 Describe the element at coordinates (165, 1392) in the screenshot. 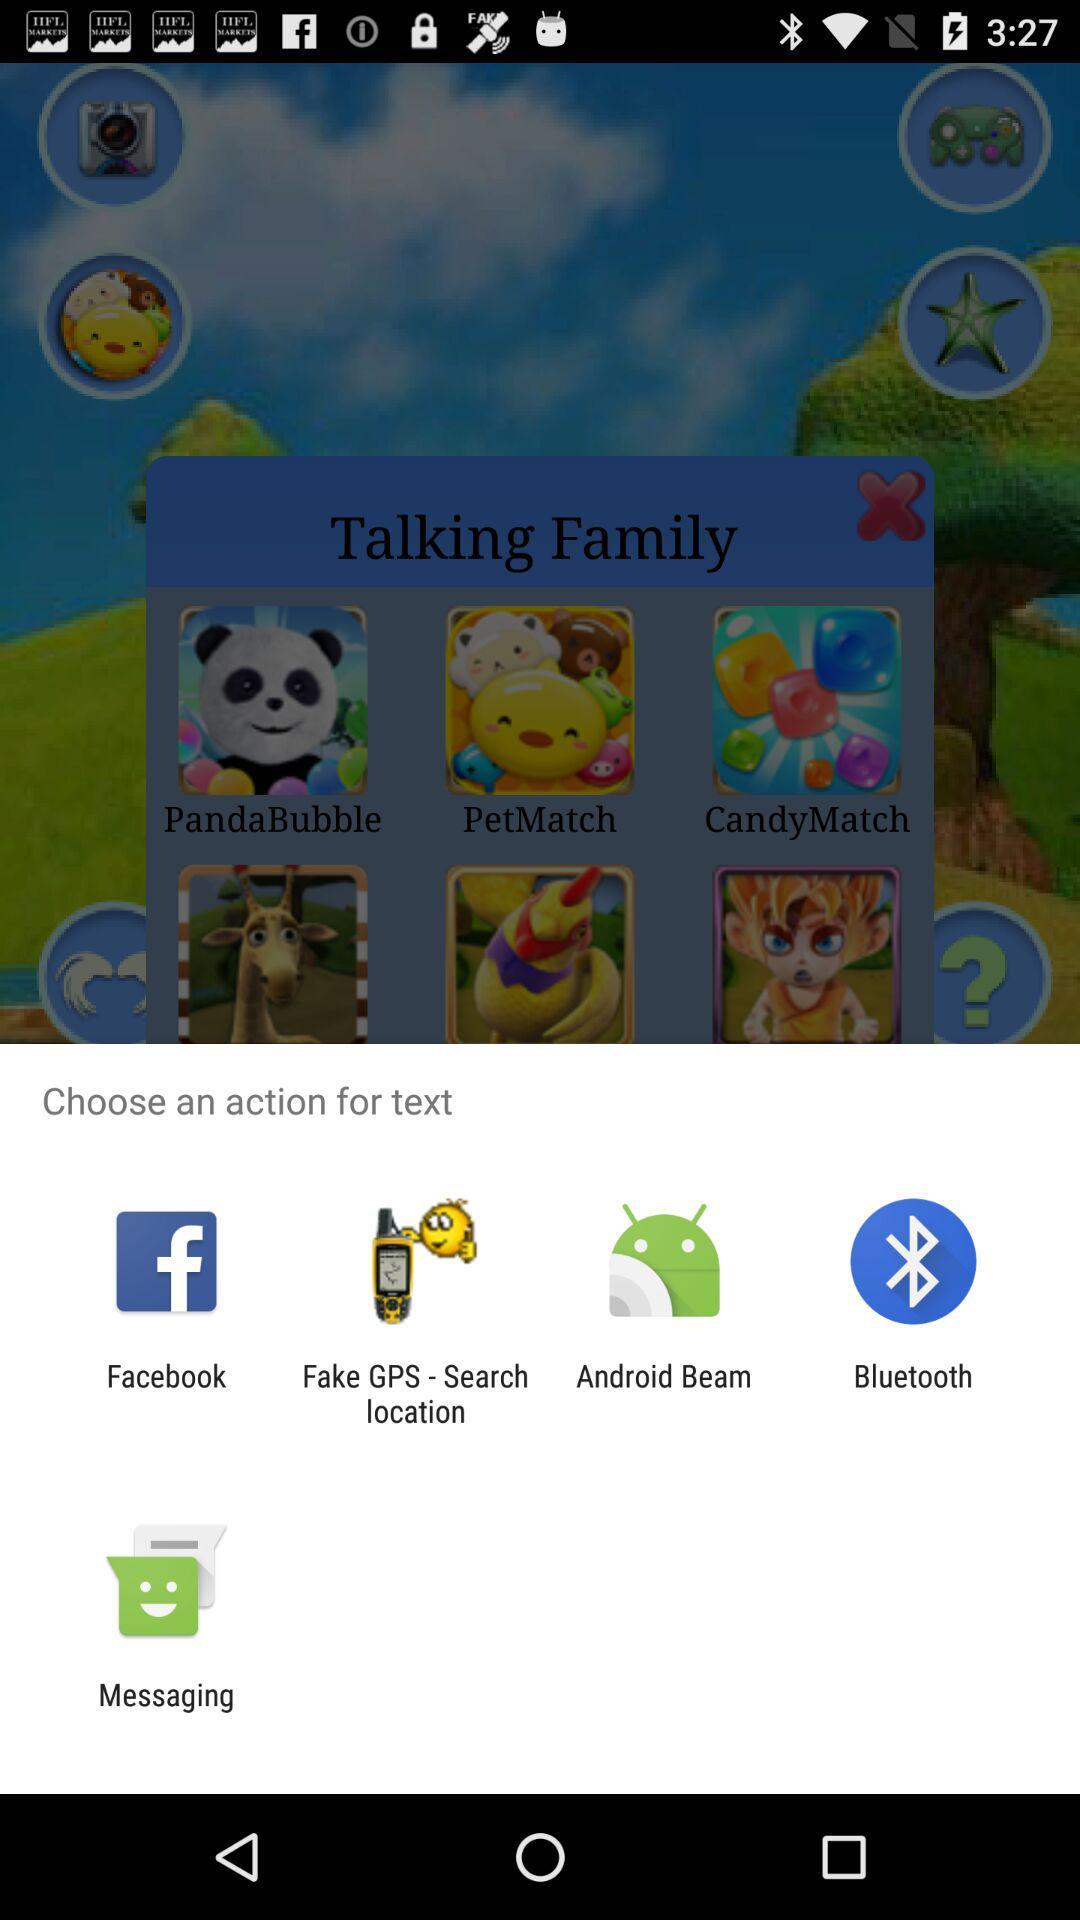

I see `app next to the fake gps search` at that location.